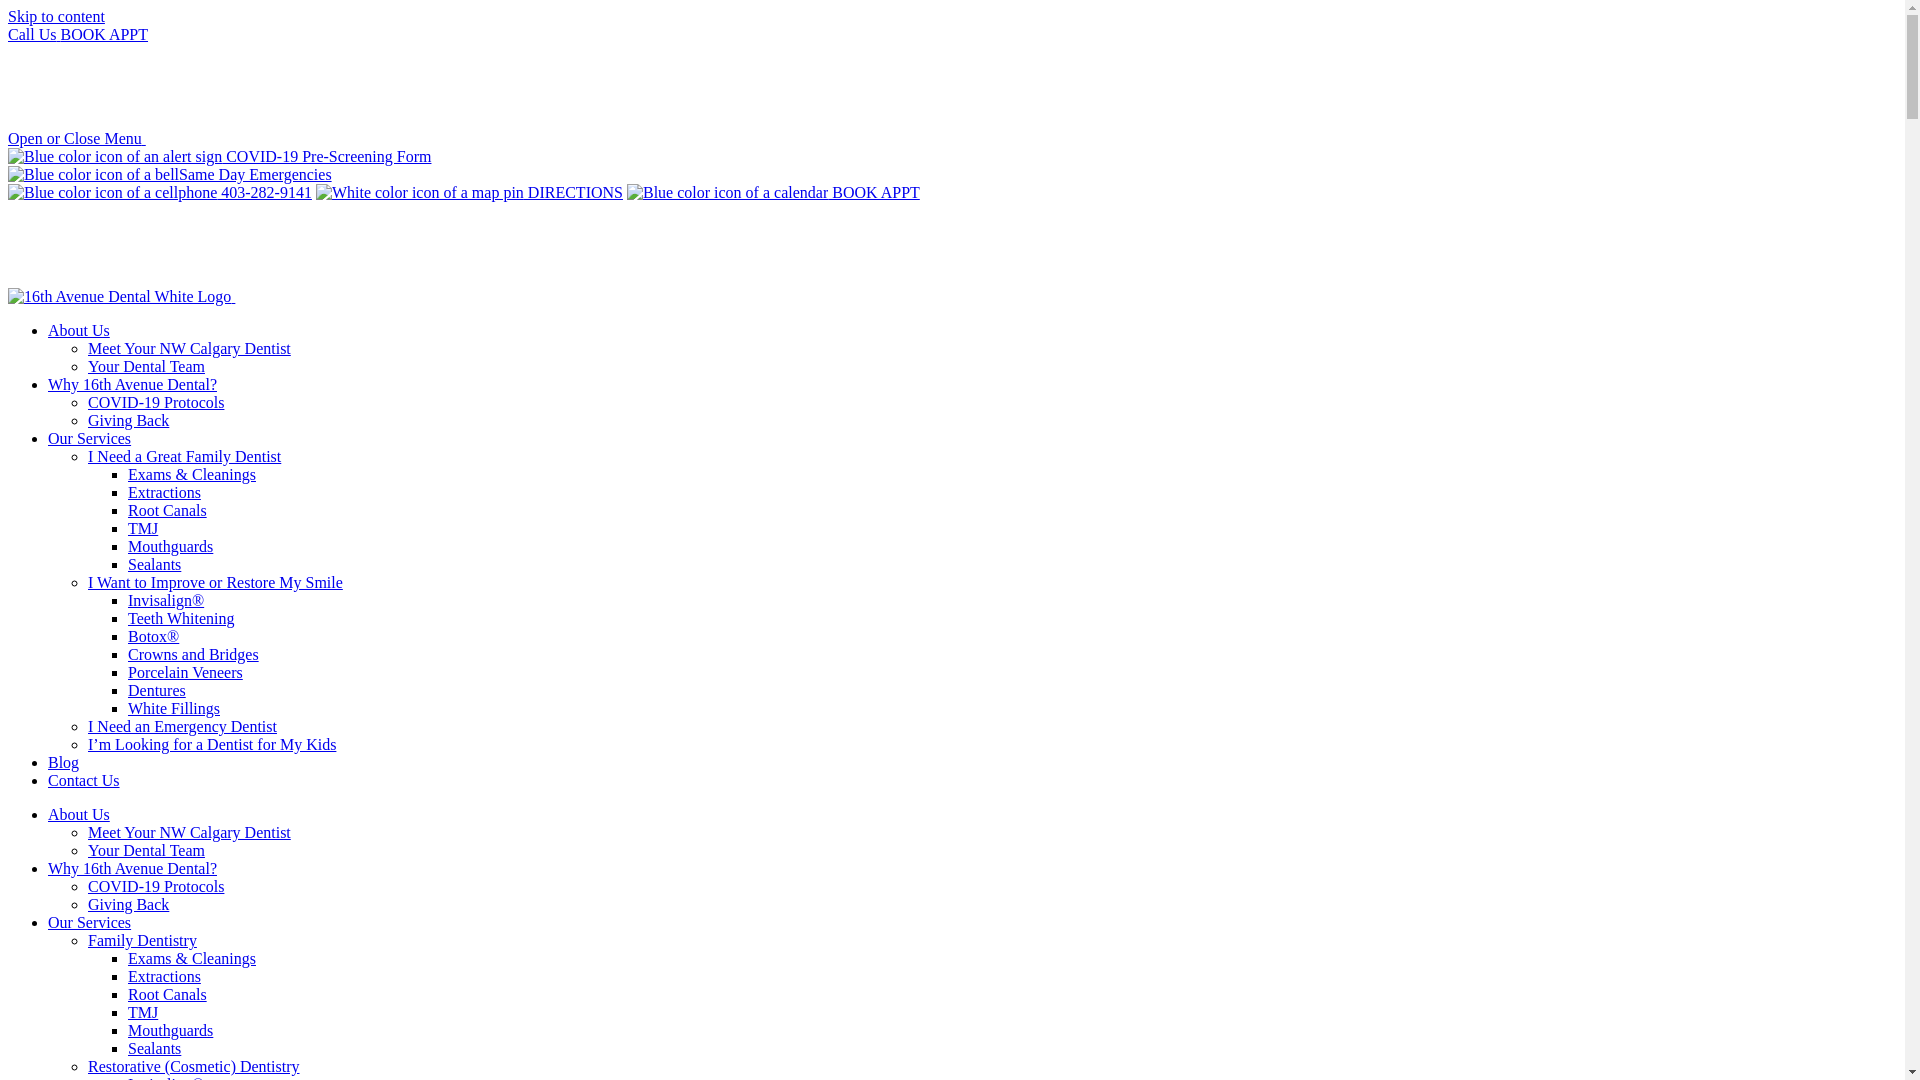  I want to click on 'Open or Close Menu', so click(76, 137).